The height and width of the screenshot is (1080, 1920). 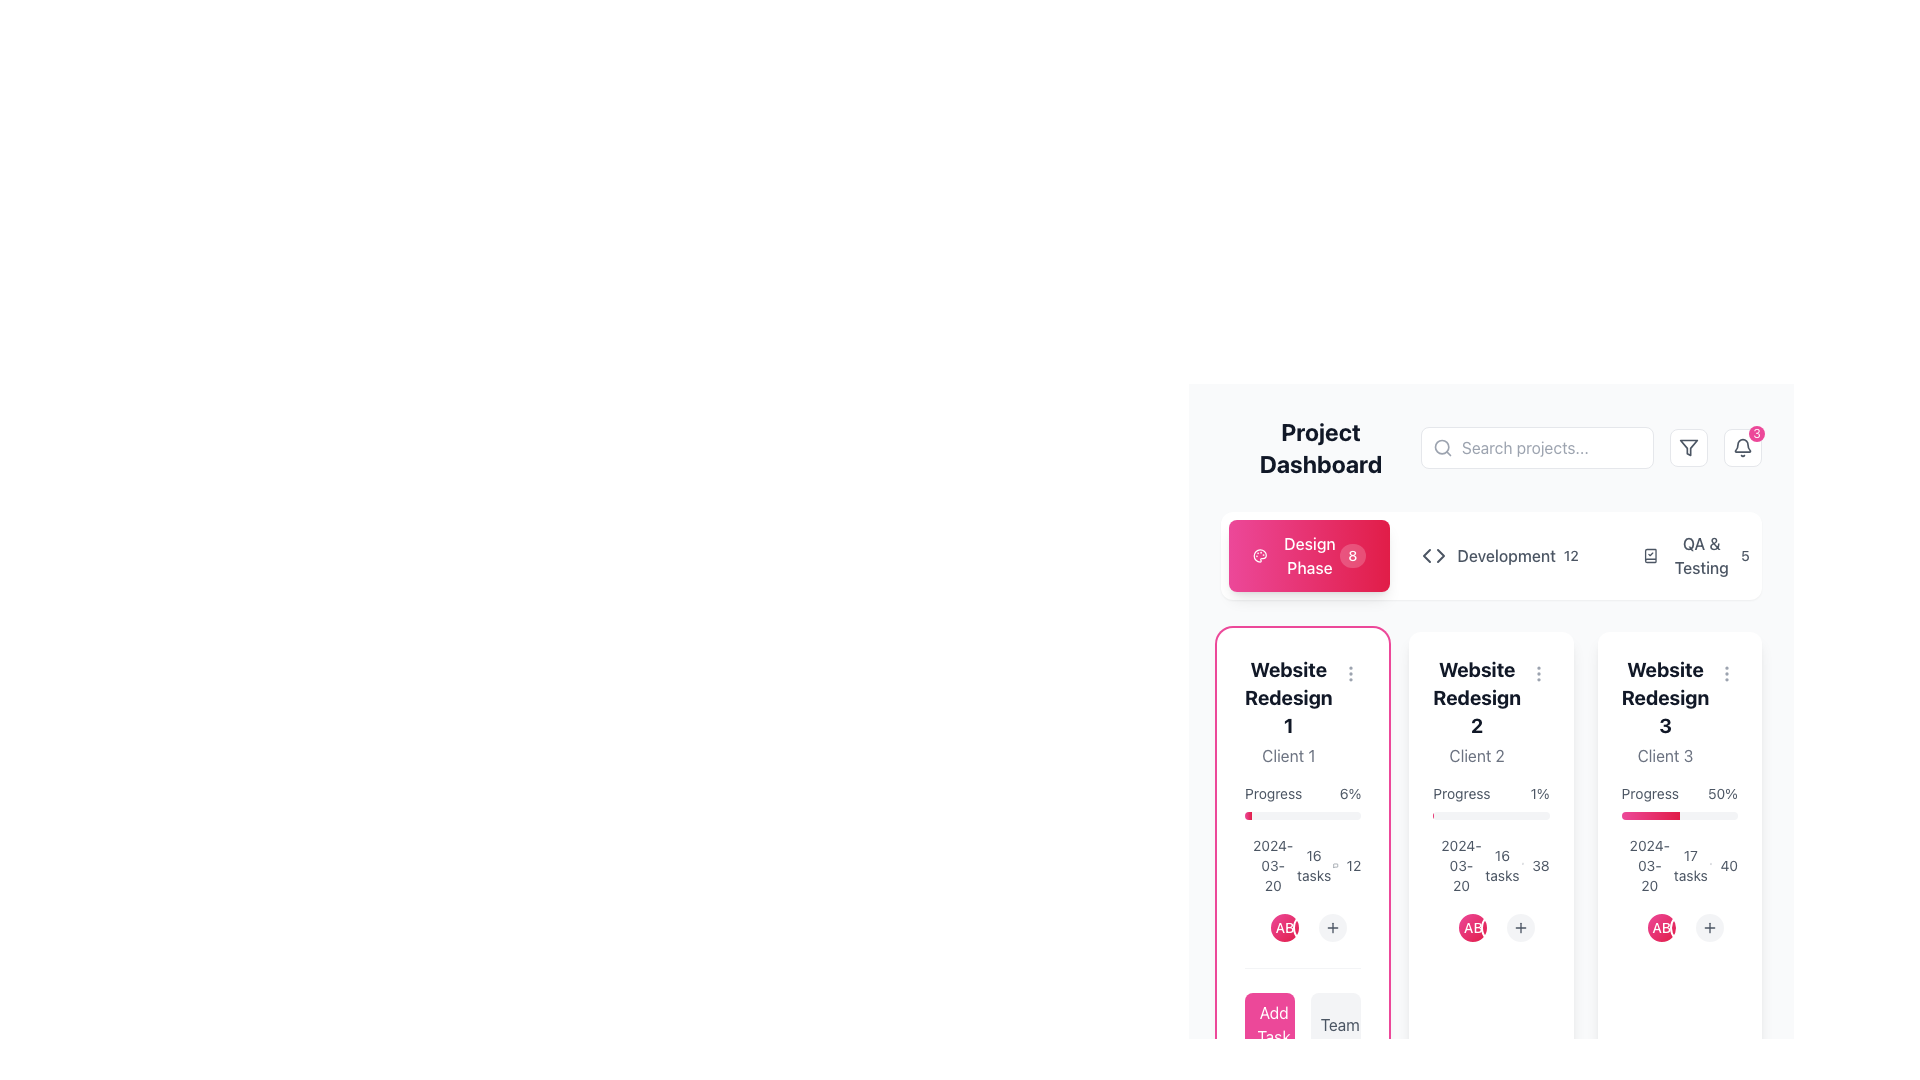 What do you see at coordinates (1688, 446) in the screenshot?
I see `the funnel-shaped icon located within the rectangular button at the top-right corner of the user interface` at bounding box center [1688, 446].